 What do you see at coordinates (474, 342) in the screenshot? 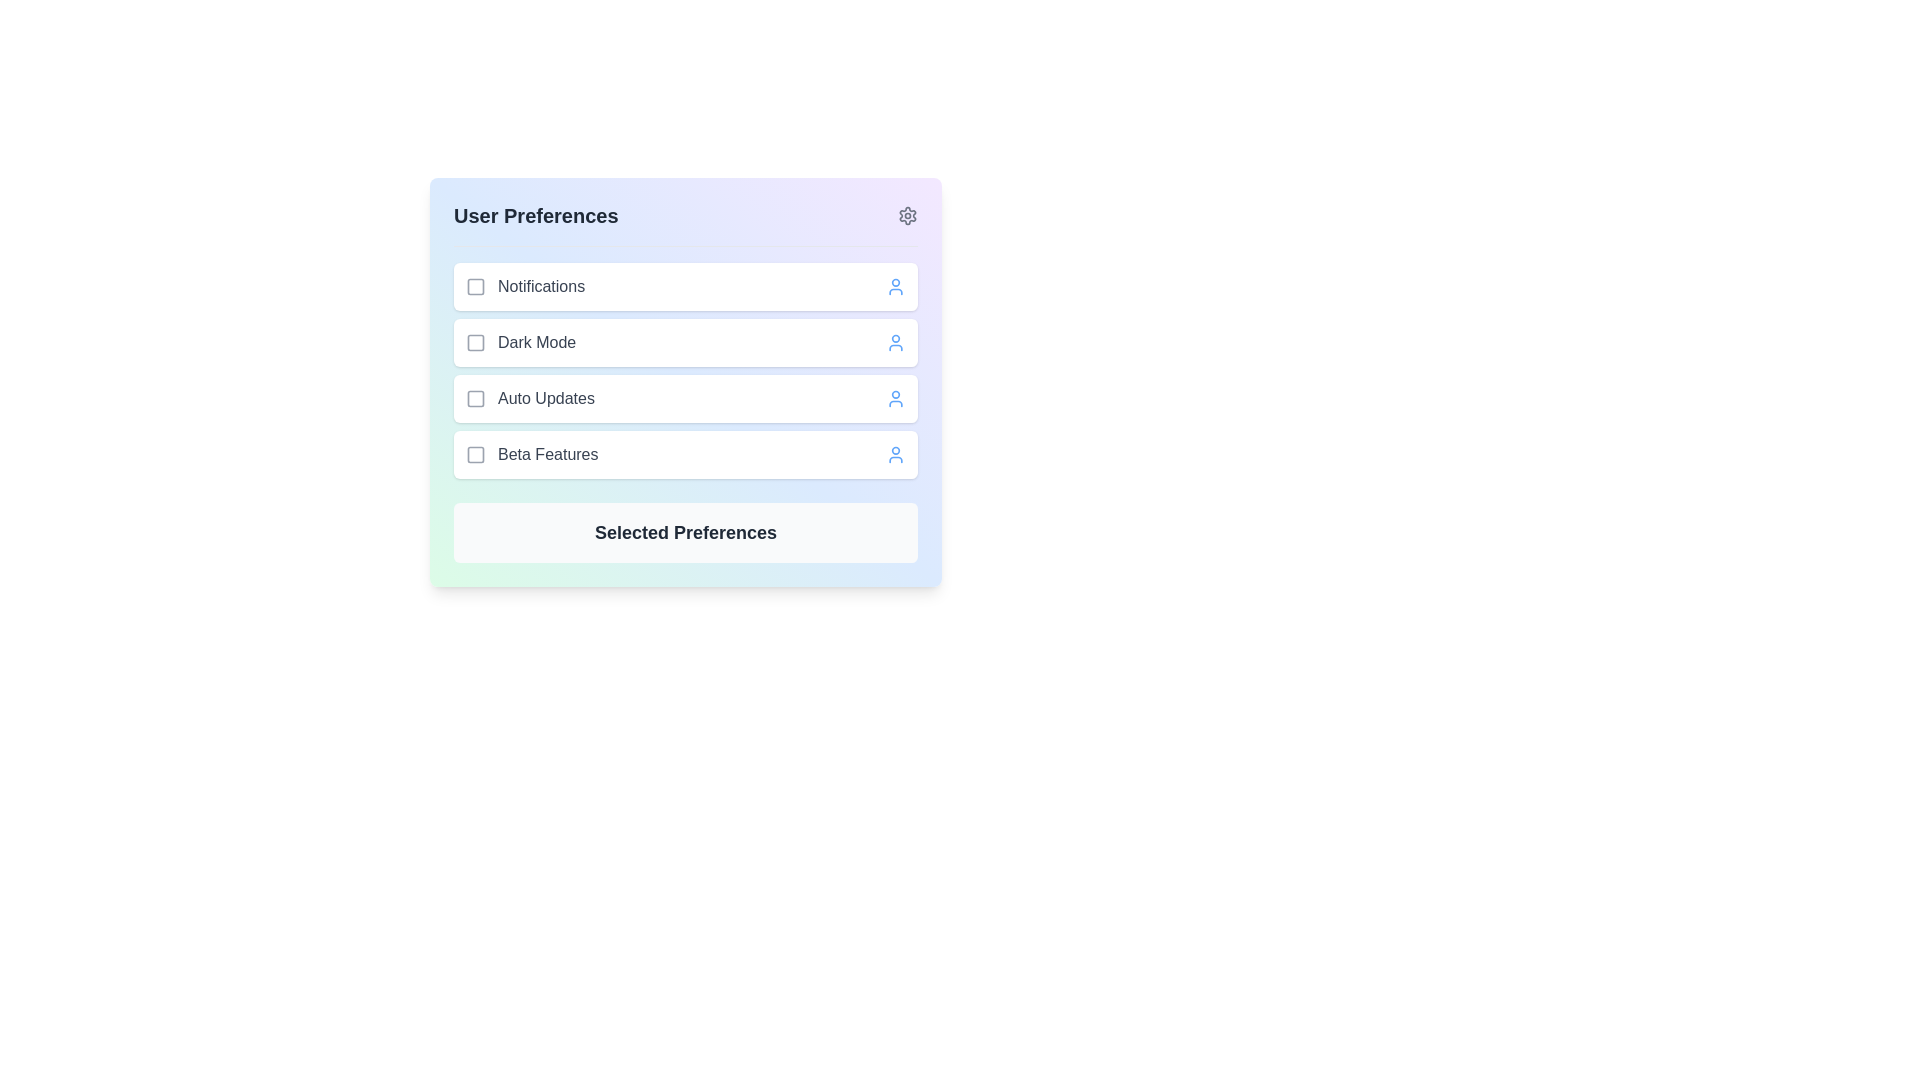
I see `the checkbox indicator for 'Dark Mode' in the User Preferences list` at bounding box center [474, 342].